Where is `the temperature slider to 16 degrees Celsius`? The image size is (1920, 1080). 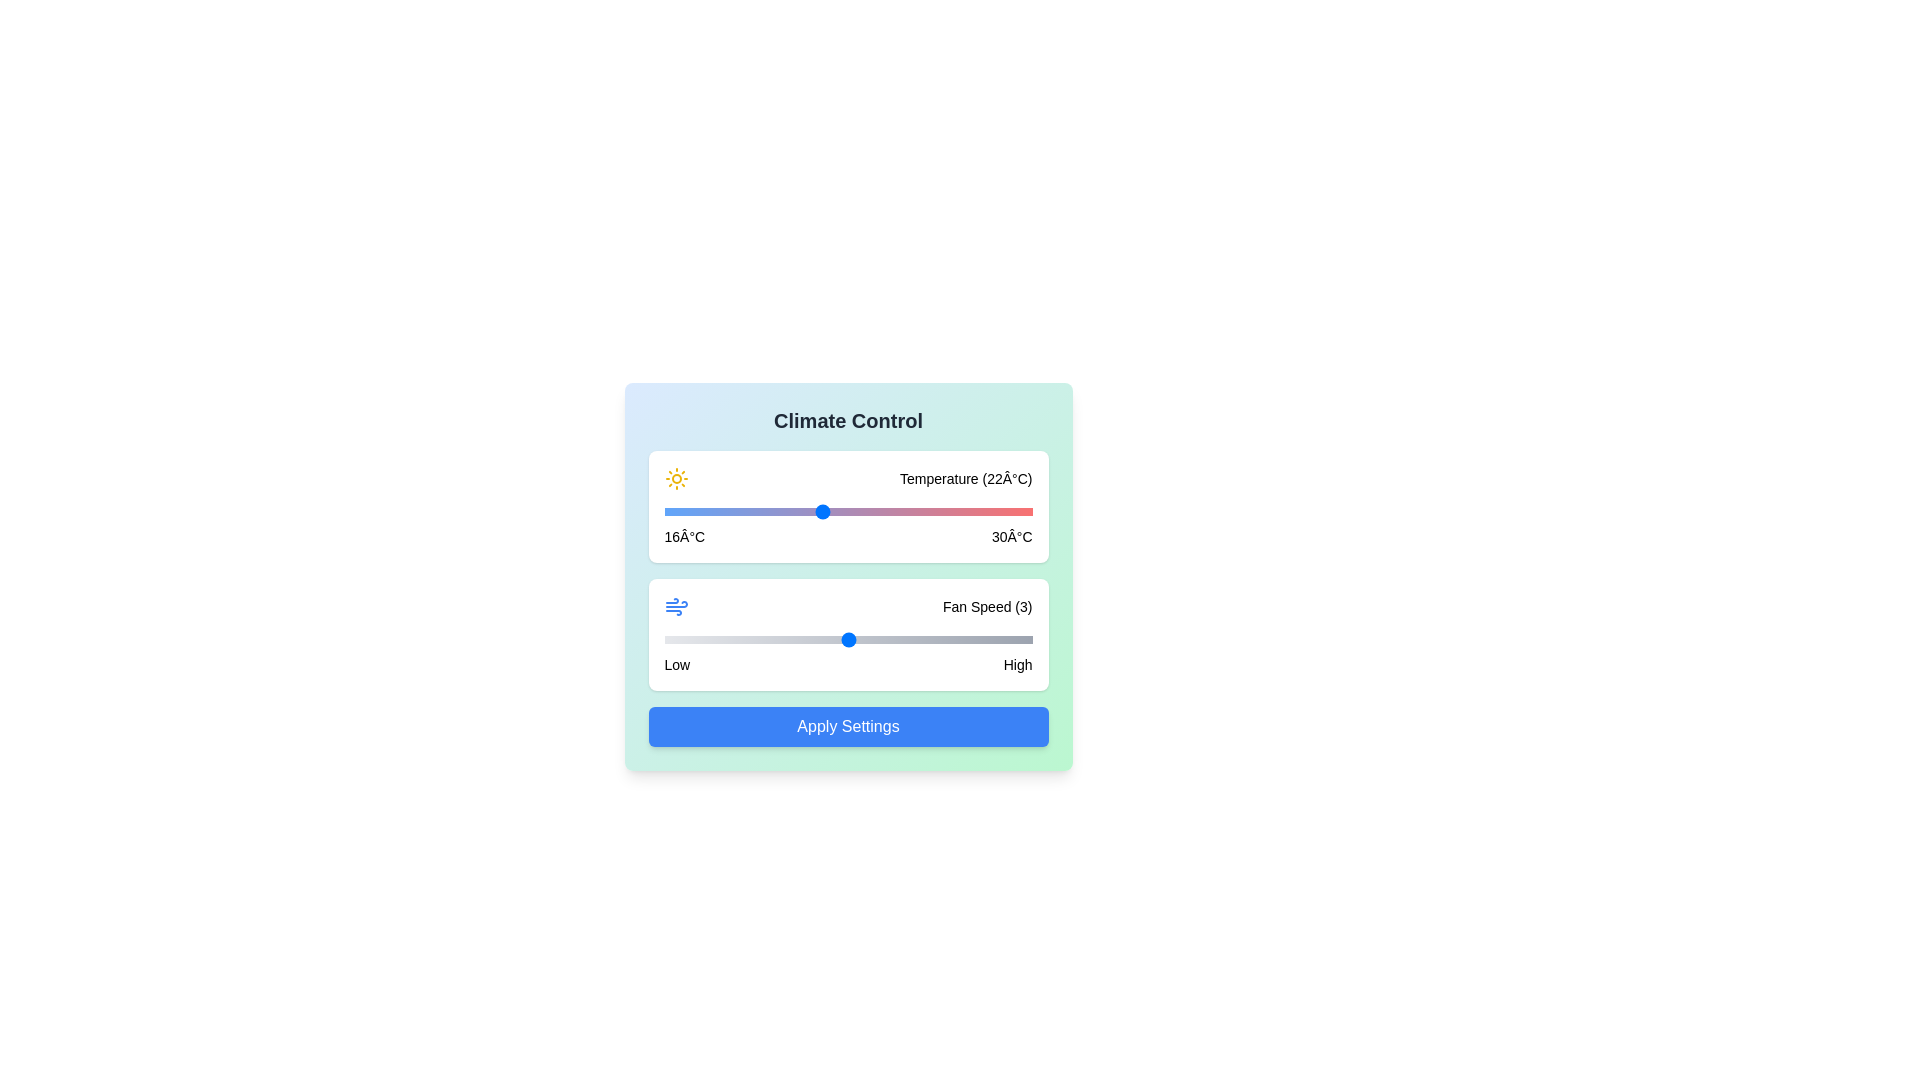 the temperature slider to 16 degrees Celsius is located at coordinates (664, 511).